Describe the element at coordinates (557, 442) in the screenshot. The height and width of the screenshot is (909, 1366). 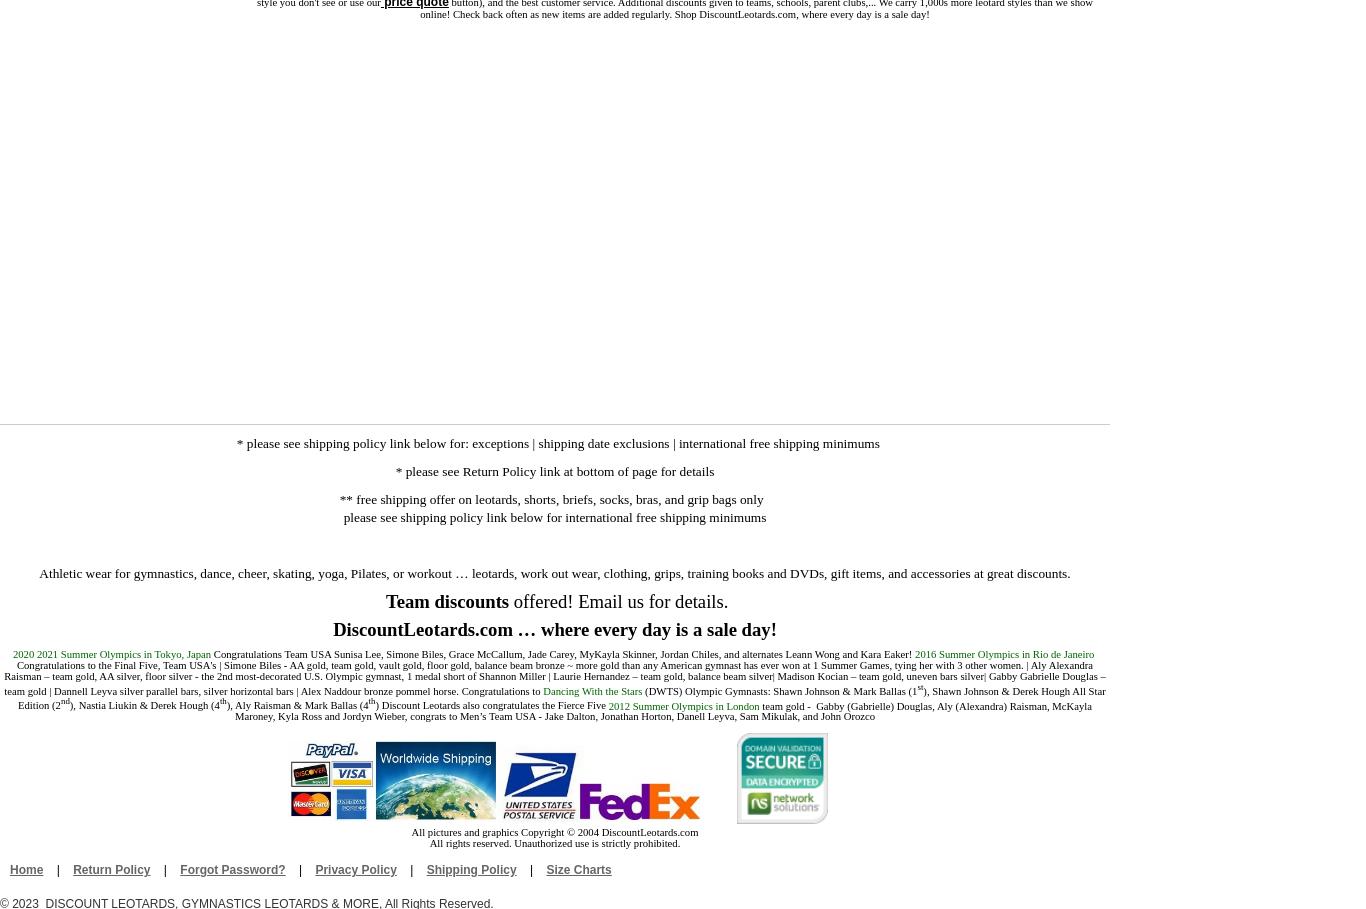
I see `'* please see shipping policy link below for: exceptions | shipping date exclusions | international free shipping minimums'` at that location.